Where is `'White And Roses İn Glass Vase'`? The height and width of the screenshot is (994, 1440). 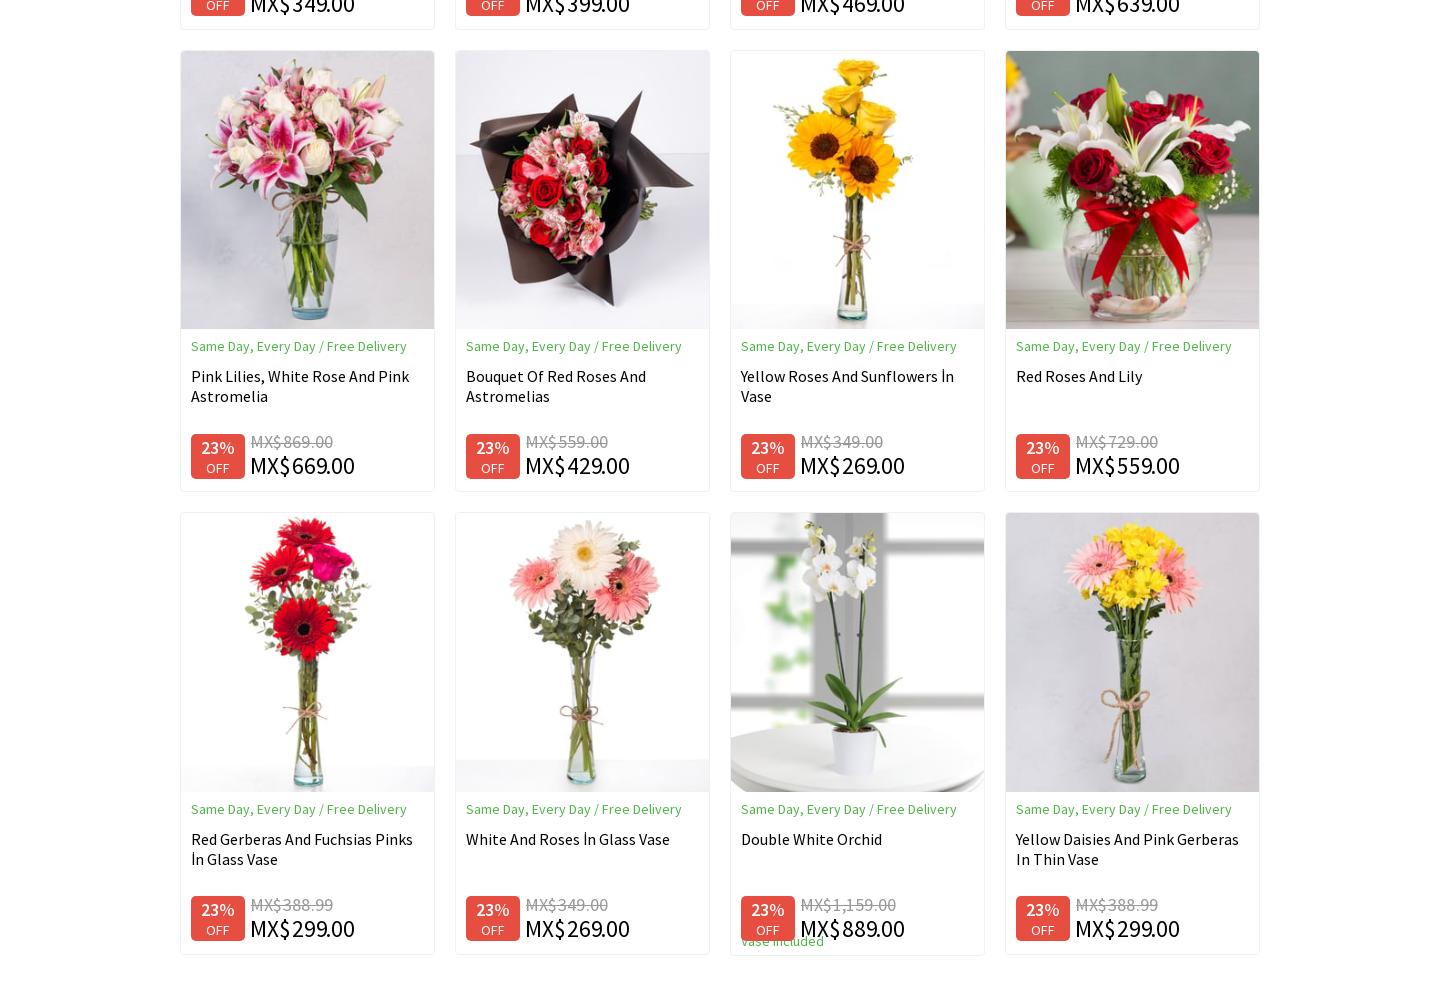 'White And Roses İn Glass Vase' is located at coordinates (465, 837).